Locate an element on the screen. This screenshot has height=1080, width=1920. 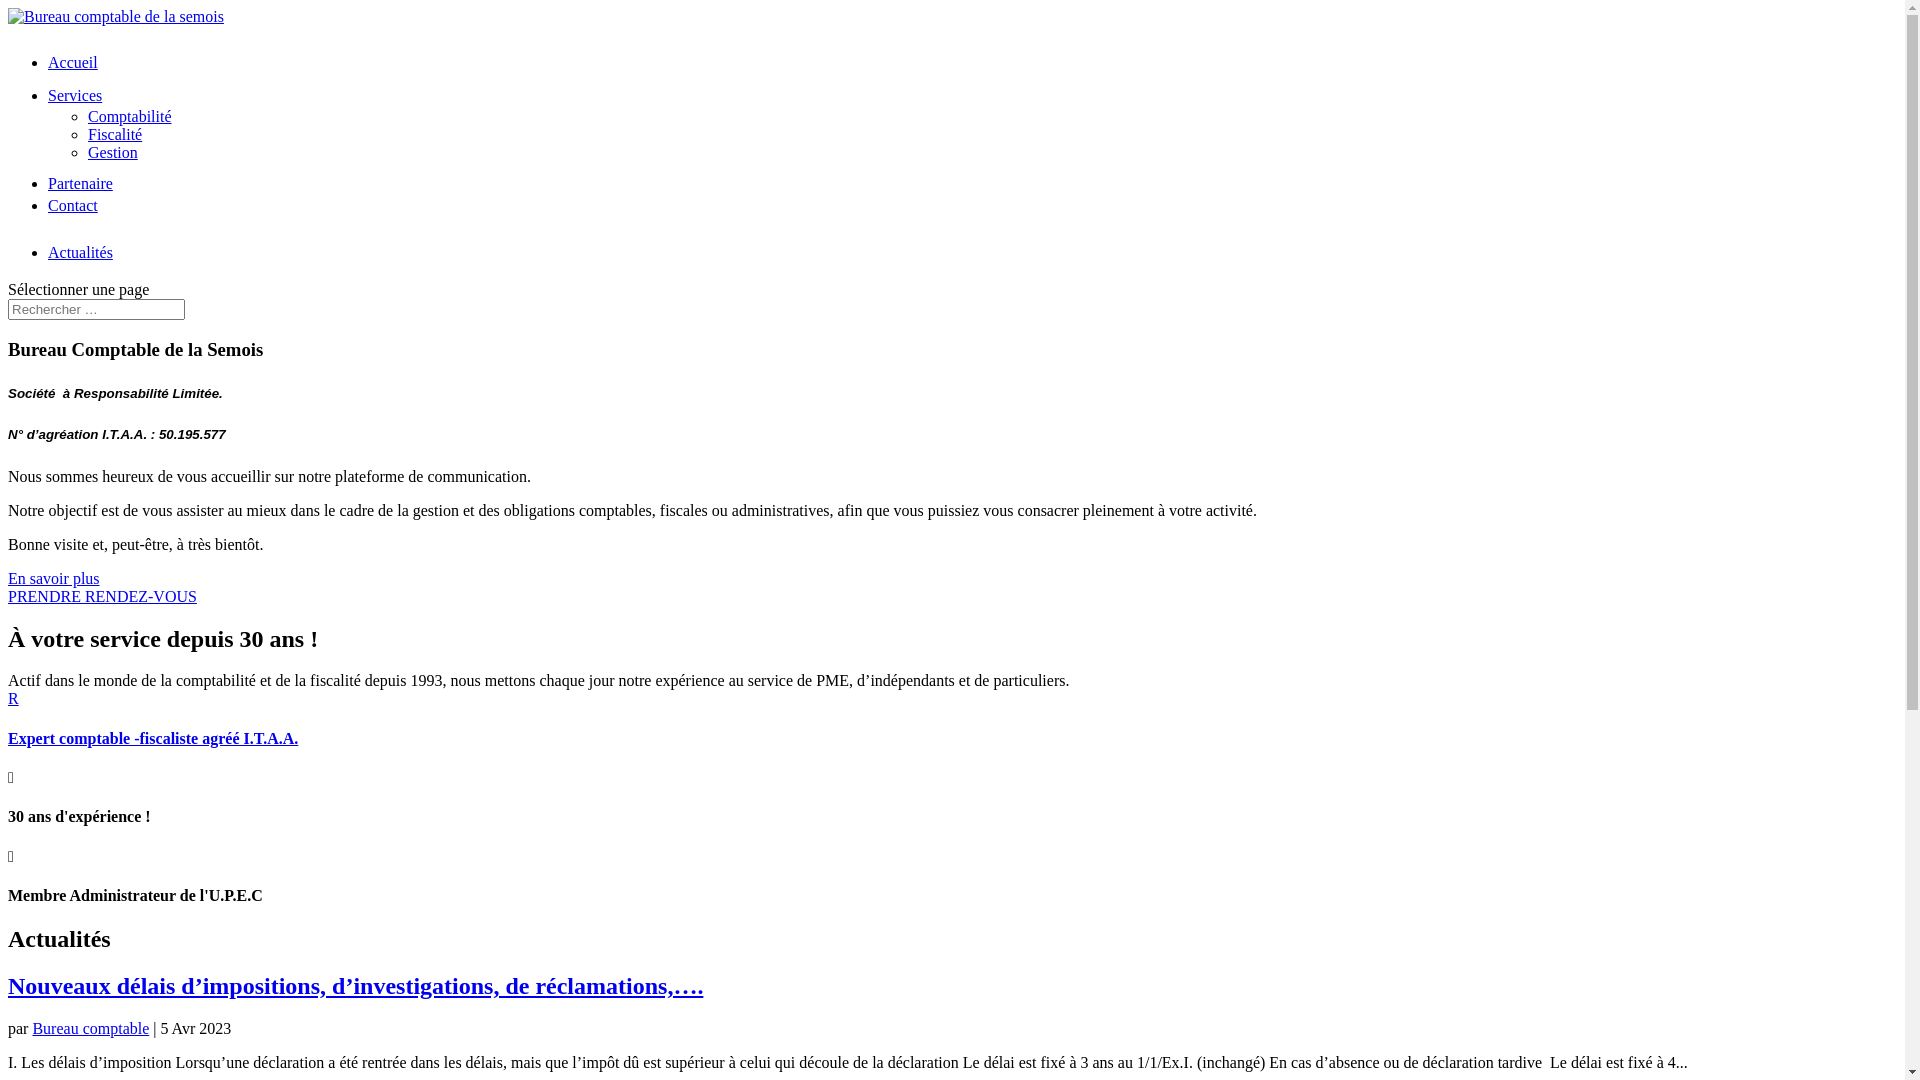
'En savoir plus' is located at coordinates (8, 578).